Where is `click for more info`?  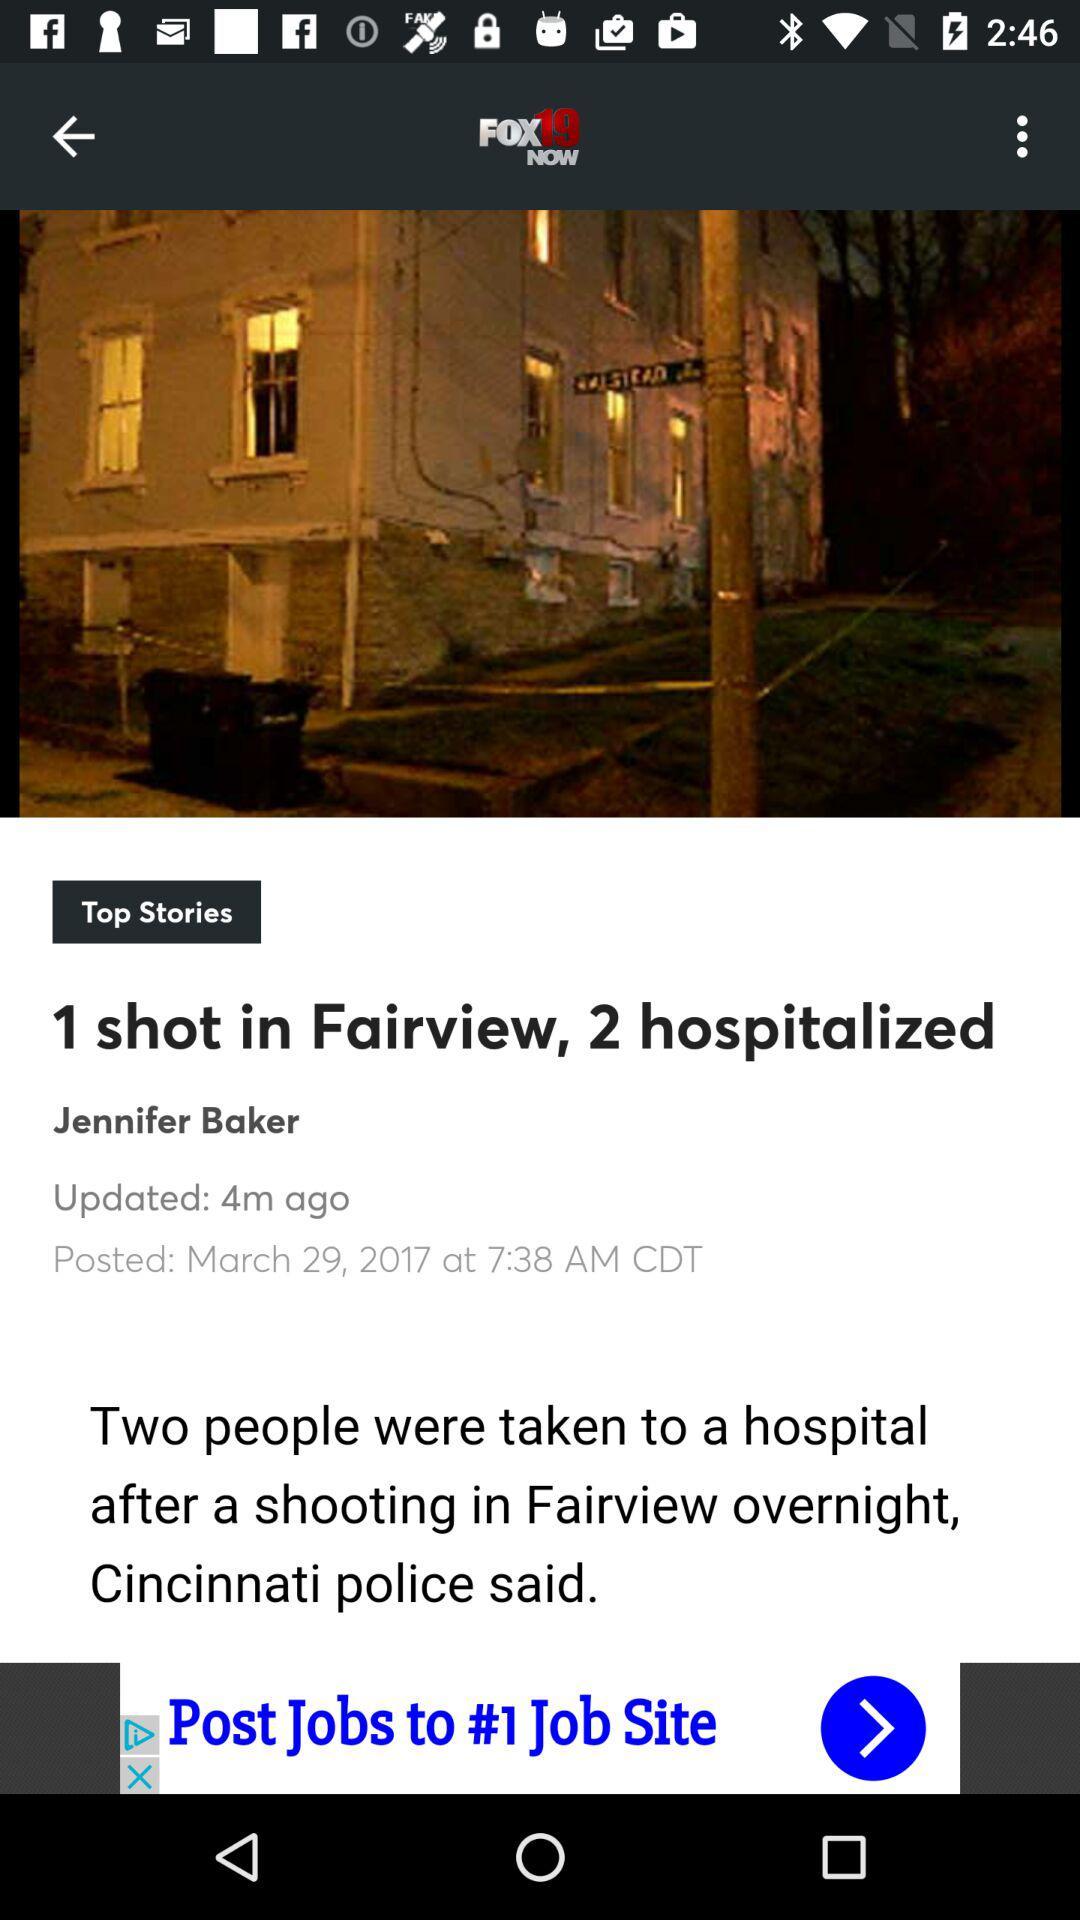 click for more info is located at coordinates (540, 1727).